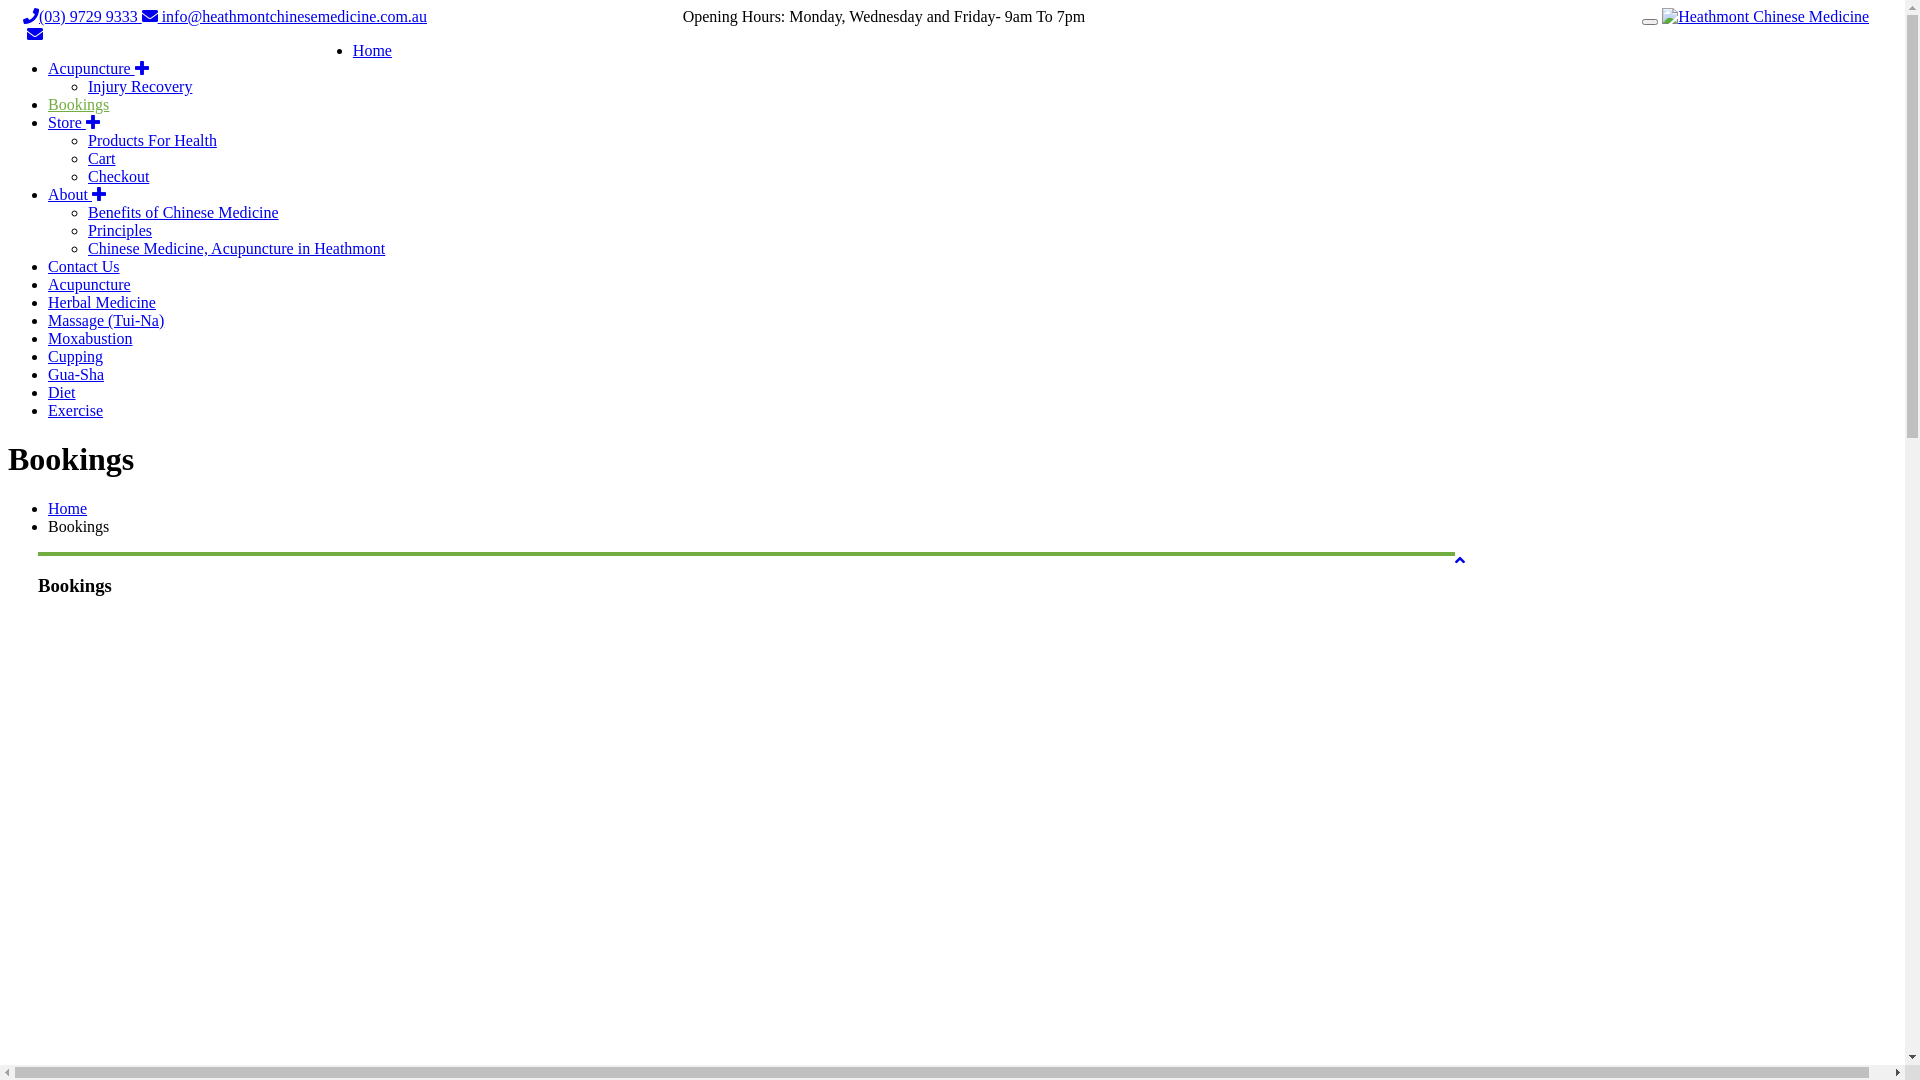 Image resolution: width=1920 pixels, height=1080 pixels. What do you see at coordinates (183, 212) in the screenshot?
I see `'Benefits of Chinese Medicine'` at bounding box center [183, 212].